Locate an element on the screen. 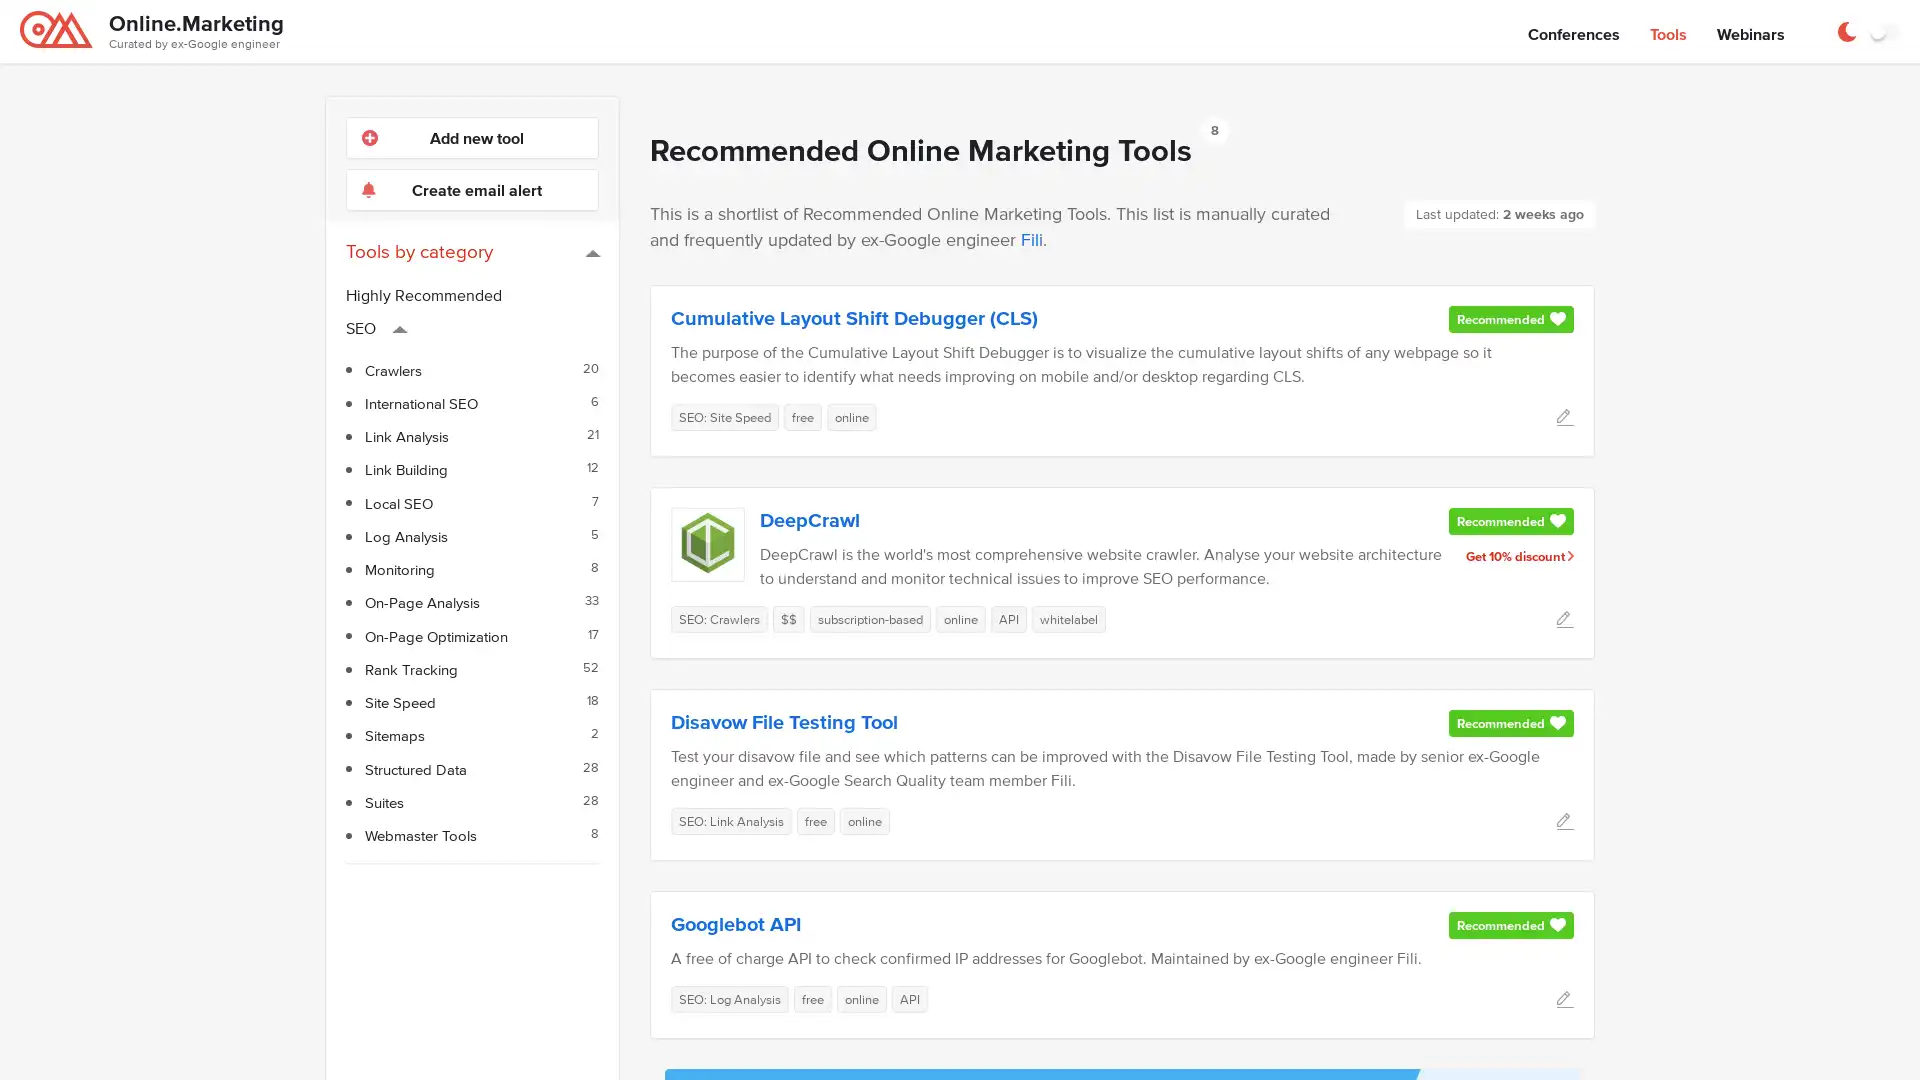 This screenshot has width=1920, height=1080. API is located at coordinates (909, 998).